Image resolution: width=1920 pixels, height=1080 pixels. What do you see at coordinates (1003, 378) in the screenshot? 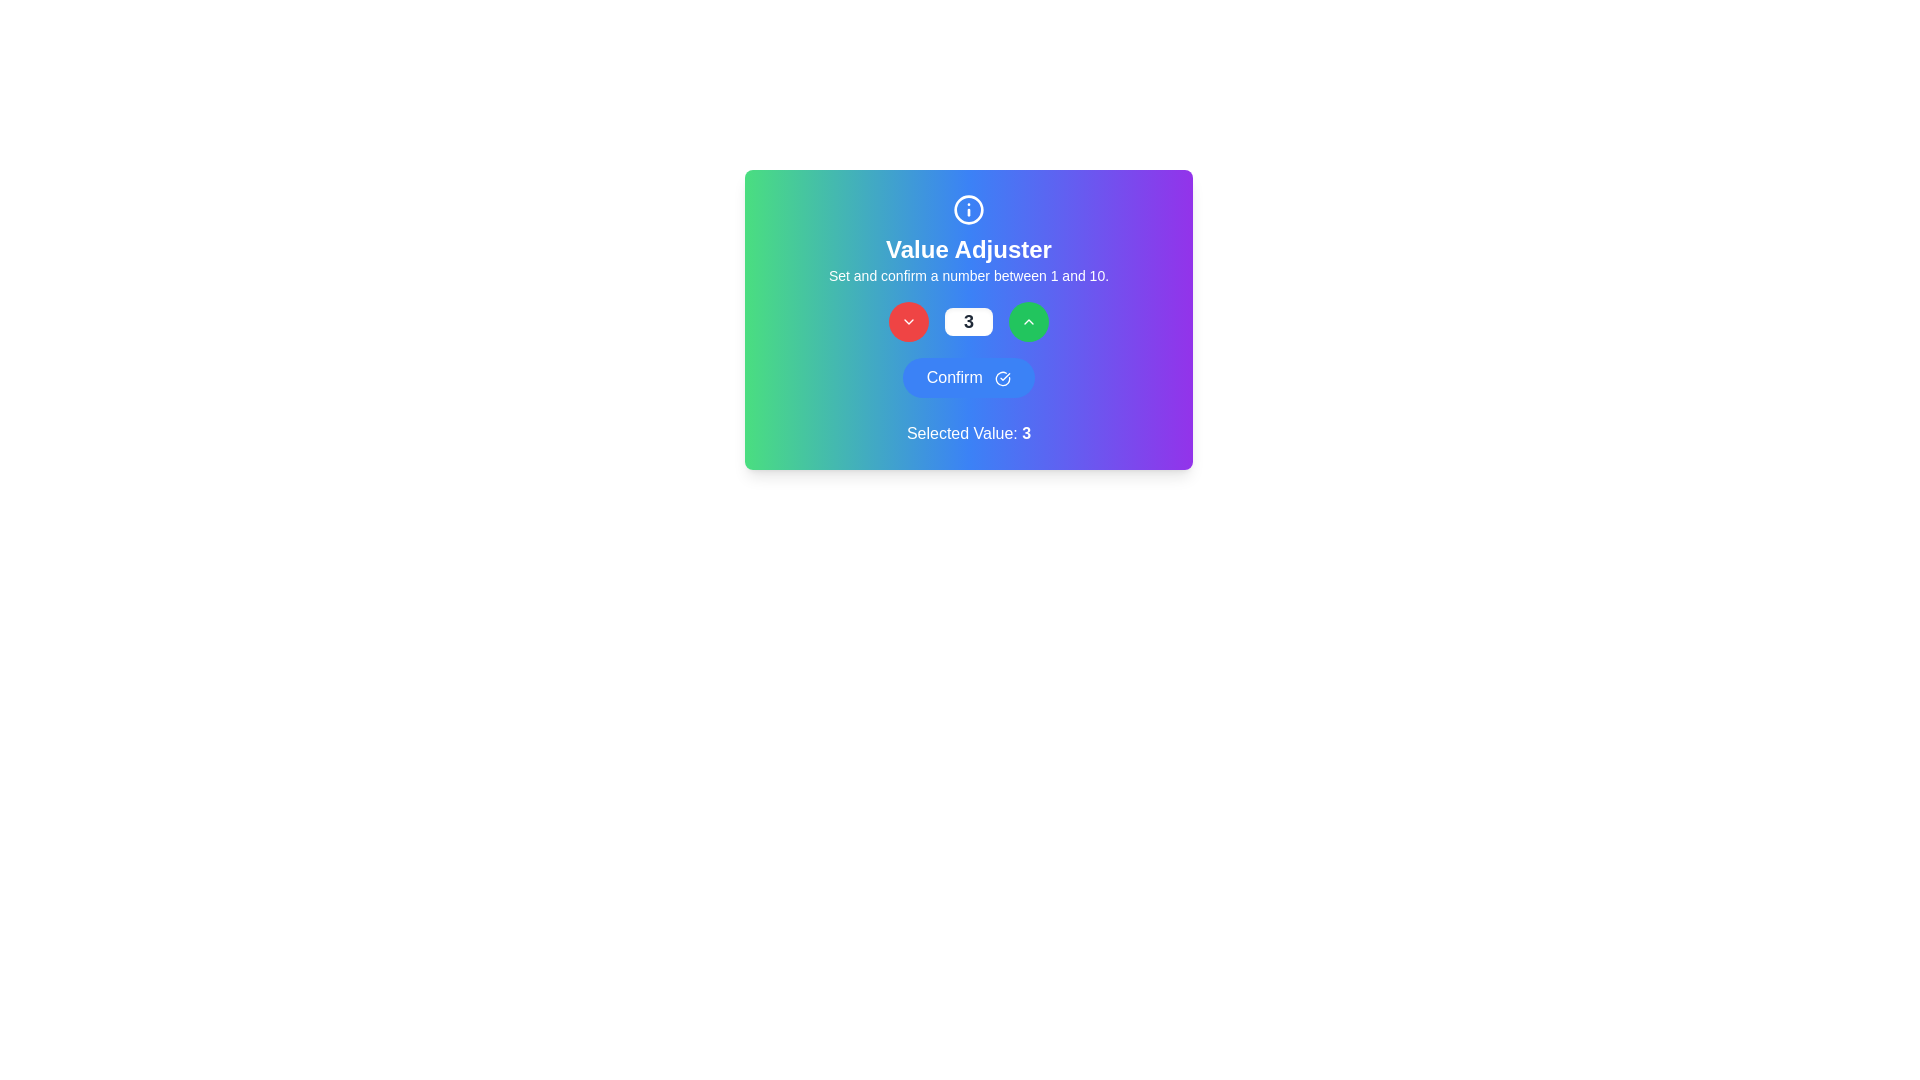
I see `the circular icon with a check mark in the center, which is styled with a light blue background and is located to the right of the 'Confirm' text within the button labeled 'Confirm'` at bounding box center [1003, 378].